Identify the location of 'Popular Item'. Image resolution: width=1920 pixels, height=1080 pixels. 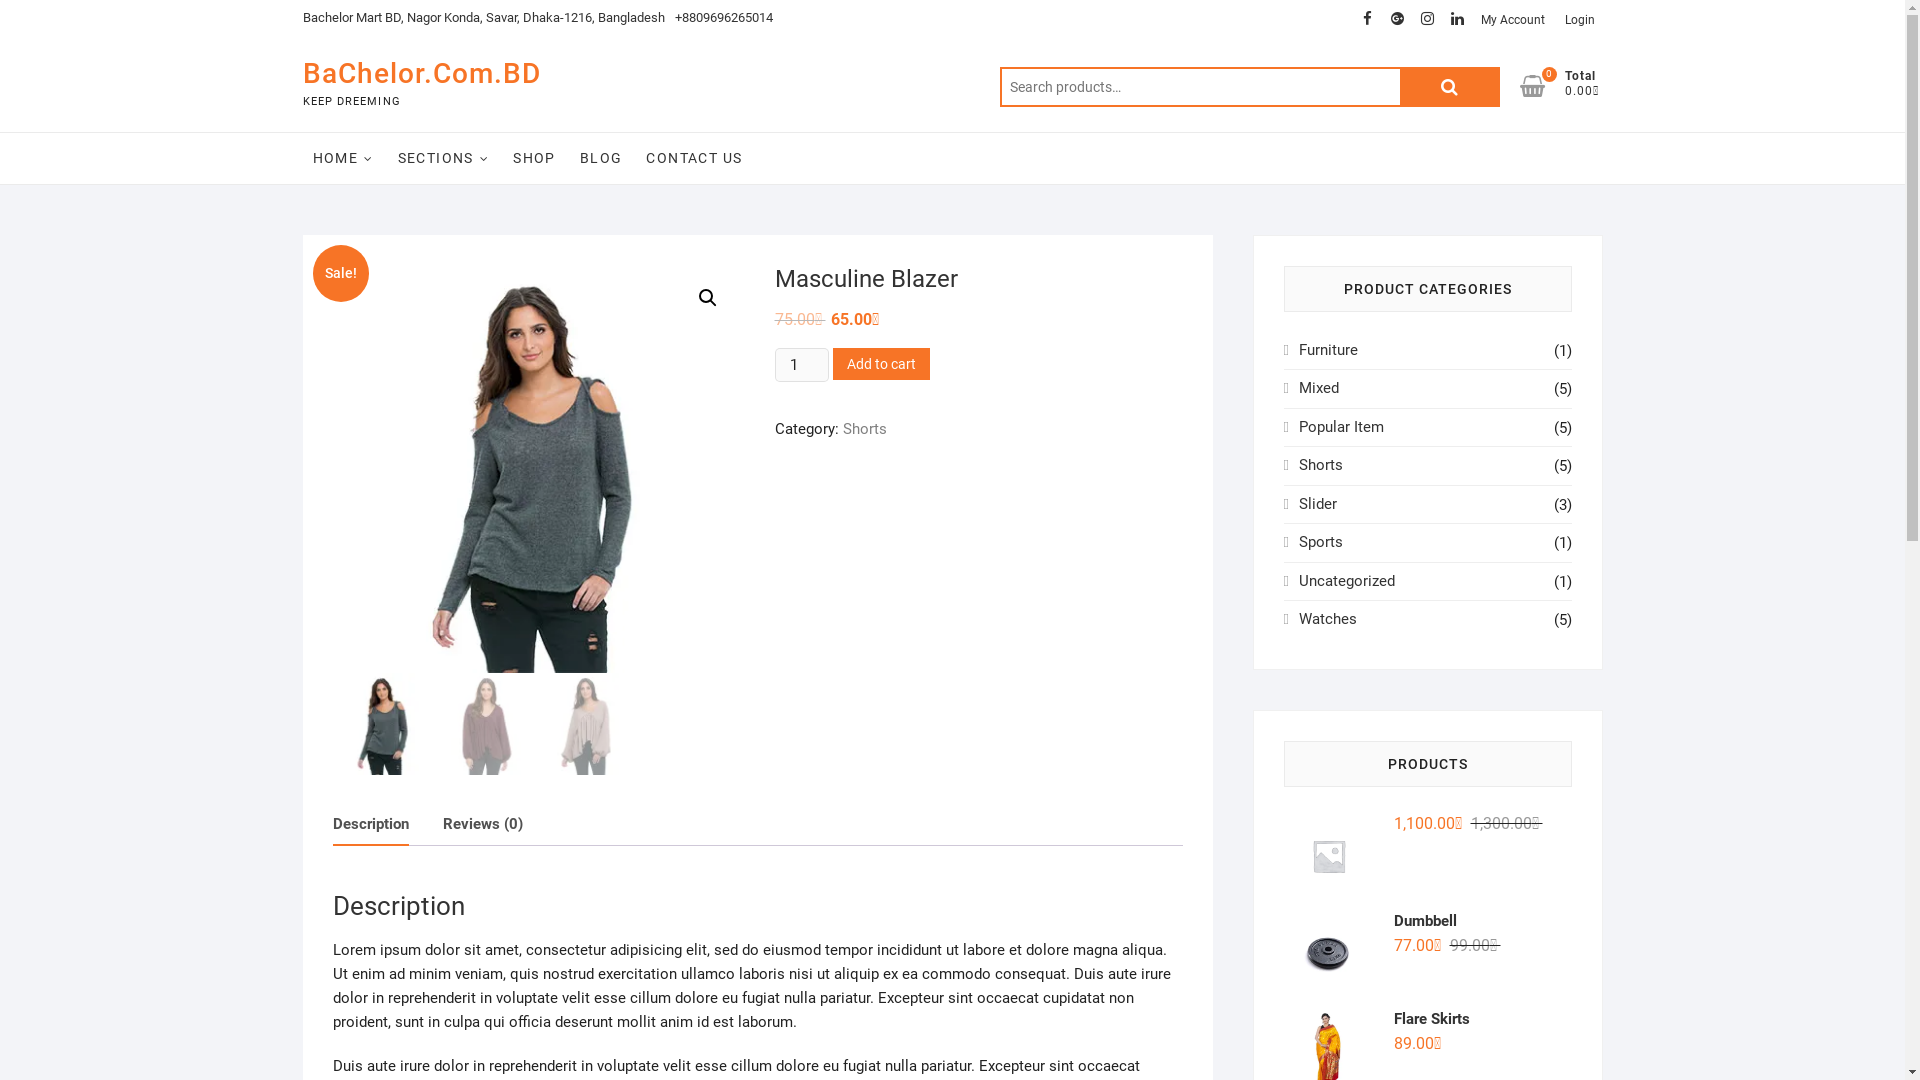
(1341, 426).